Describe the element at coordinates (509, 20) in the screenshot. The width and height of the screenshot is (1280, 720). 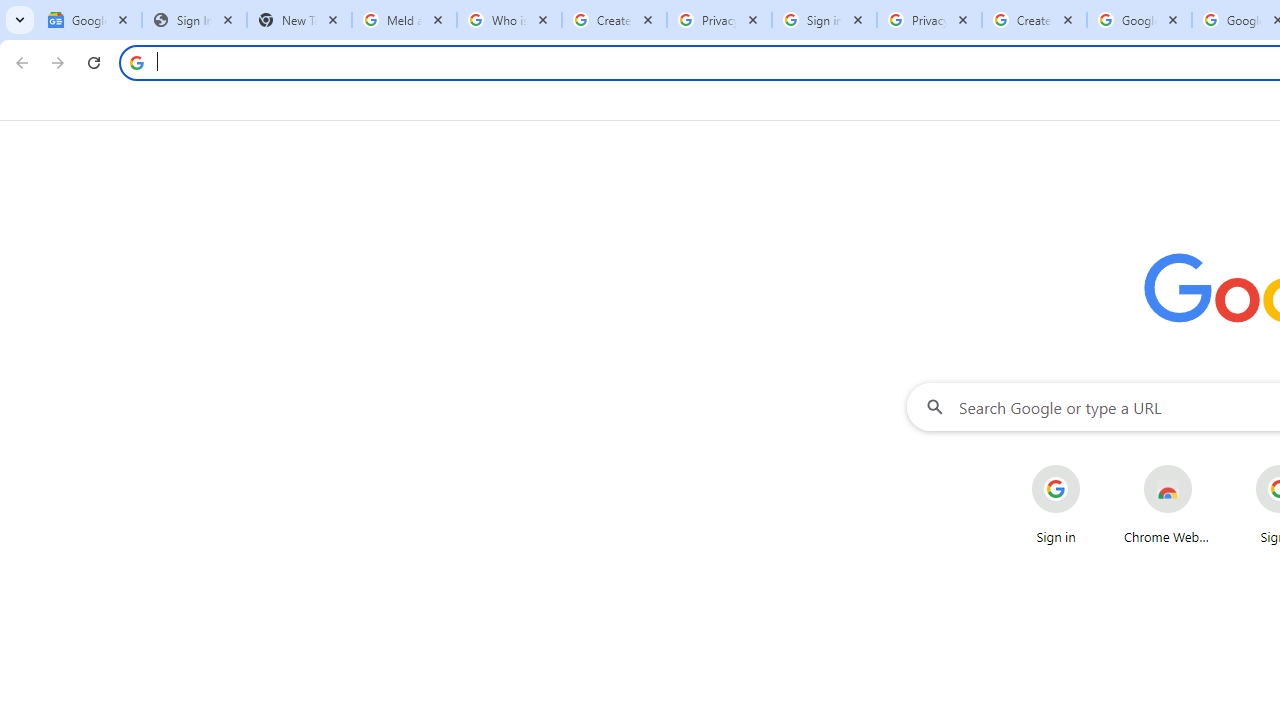
I see `'Who is my administrator? - Google Account Help'` at that location.